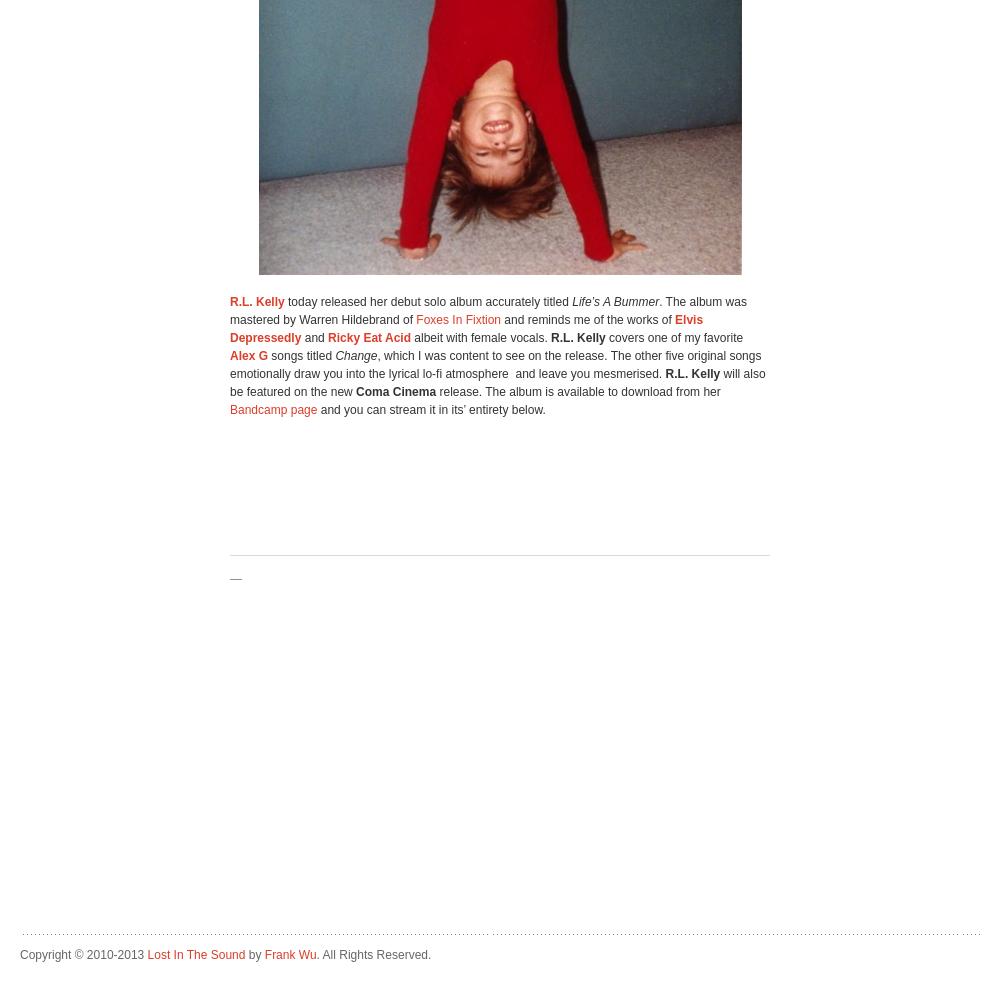 Image resolution: width=1000 pixels, height=982 pixels. What do you see at coordinates (290, 954) in the screenshot?
I see `'Frank Wu'` at bounding box center [290, 954].